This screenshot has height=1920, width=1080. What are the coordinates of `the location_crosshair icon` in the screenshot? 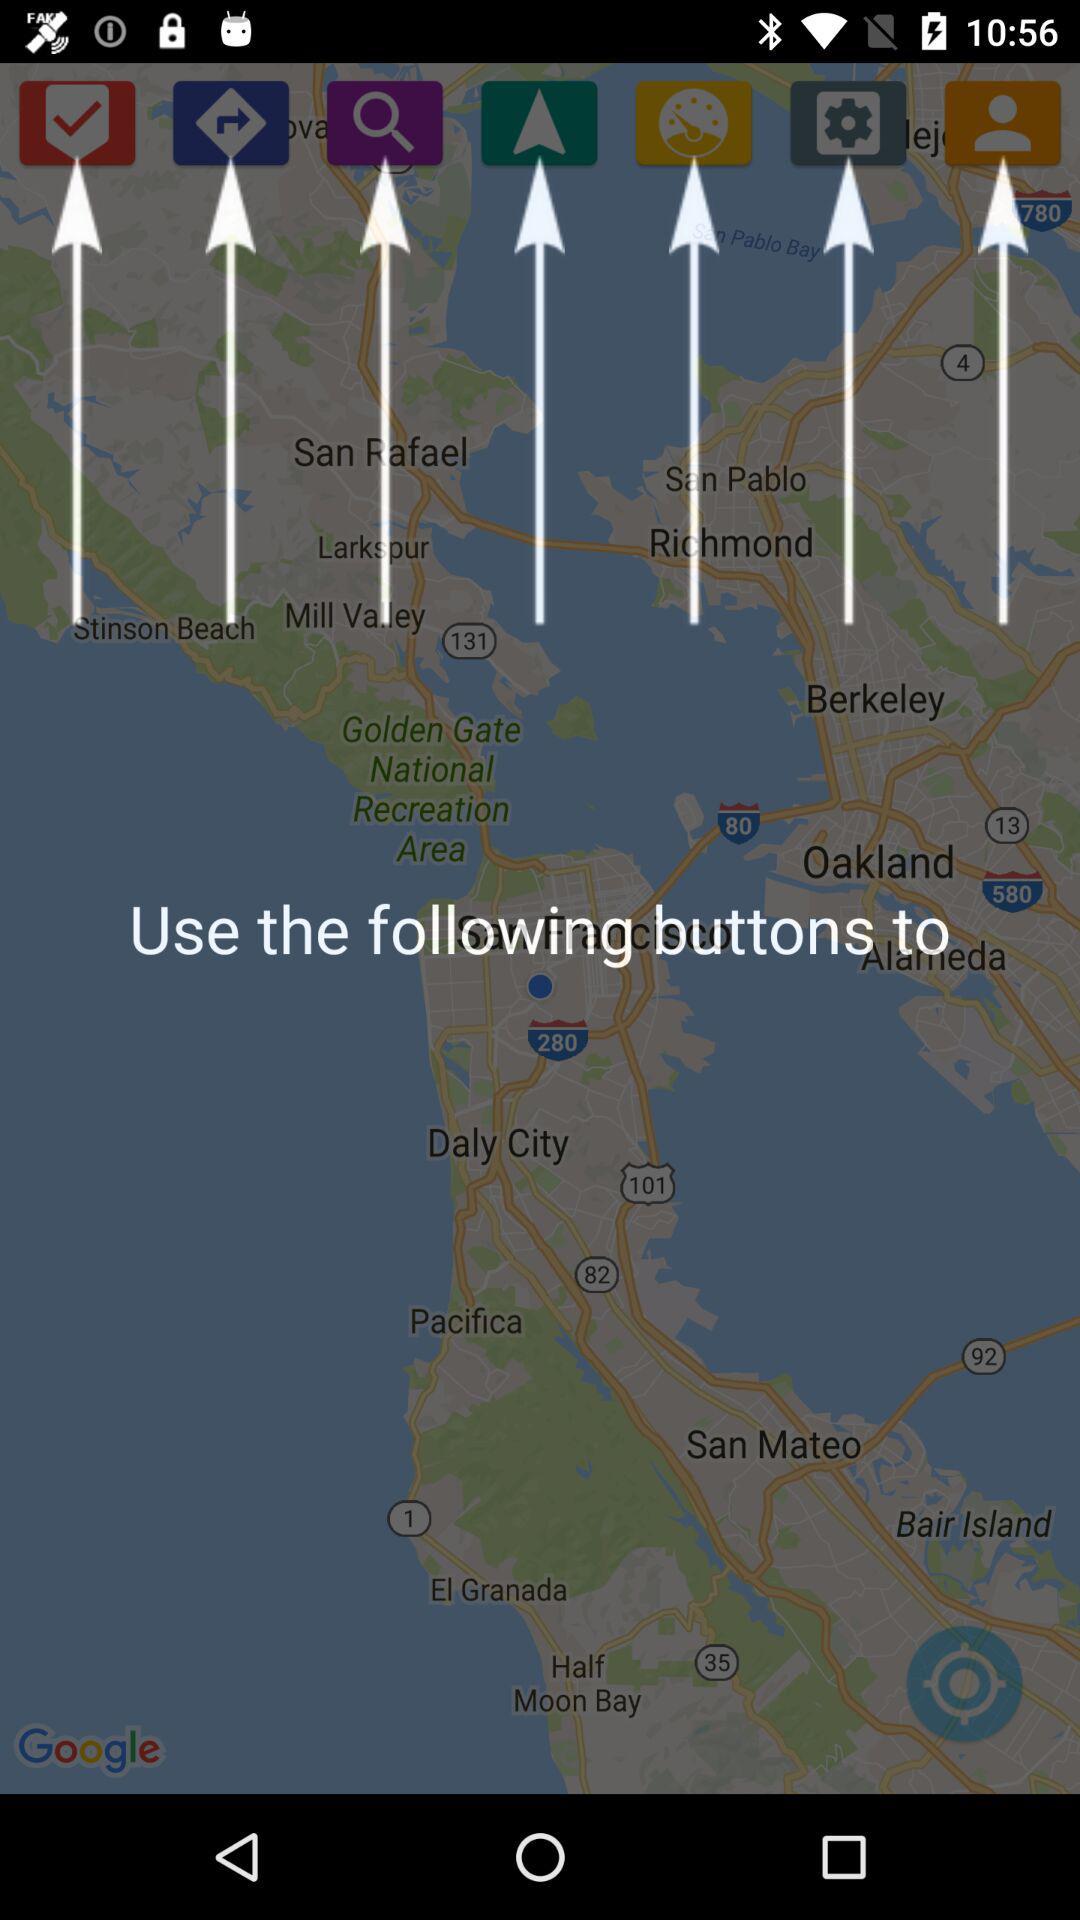 It's located at (963, 1693).